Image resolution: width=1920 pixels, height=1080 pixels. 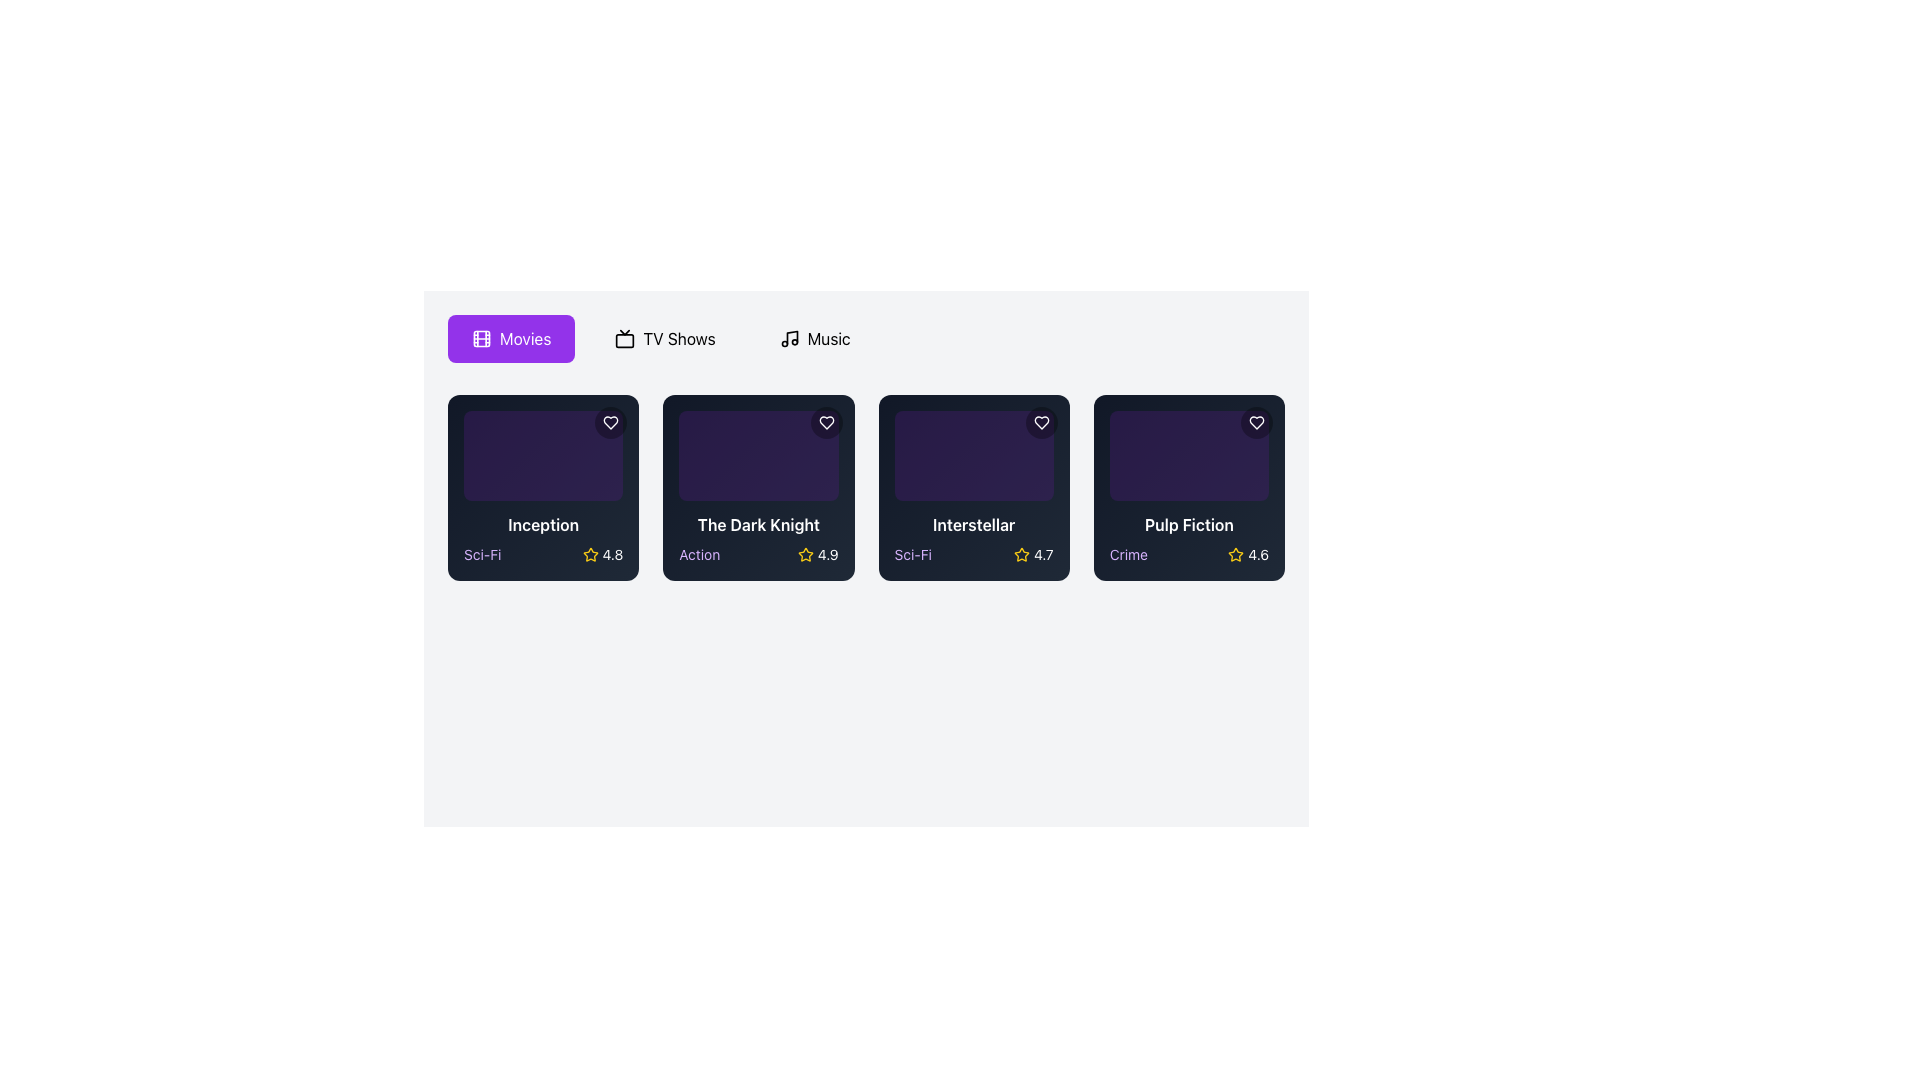 What do you see at coordinates (974, 523) in the screenshot?
I see `the text label that displays 'Interstellar', which is styled with white bold text on a dark background, located within the third movie card` at bounding box center [974, 523].